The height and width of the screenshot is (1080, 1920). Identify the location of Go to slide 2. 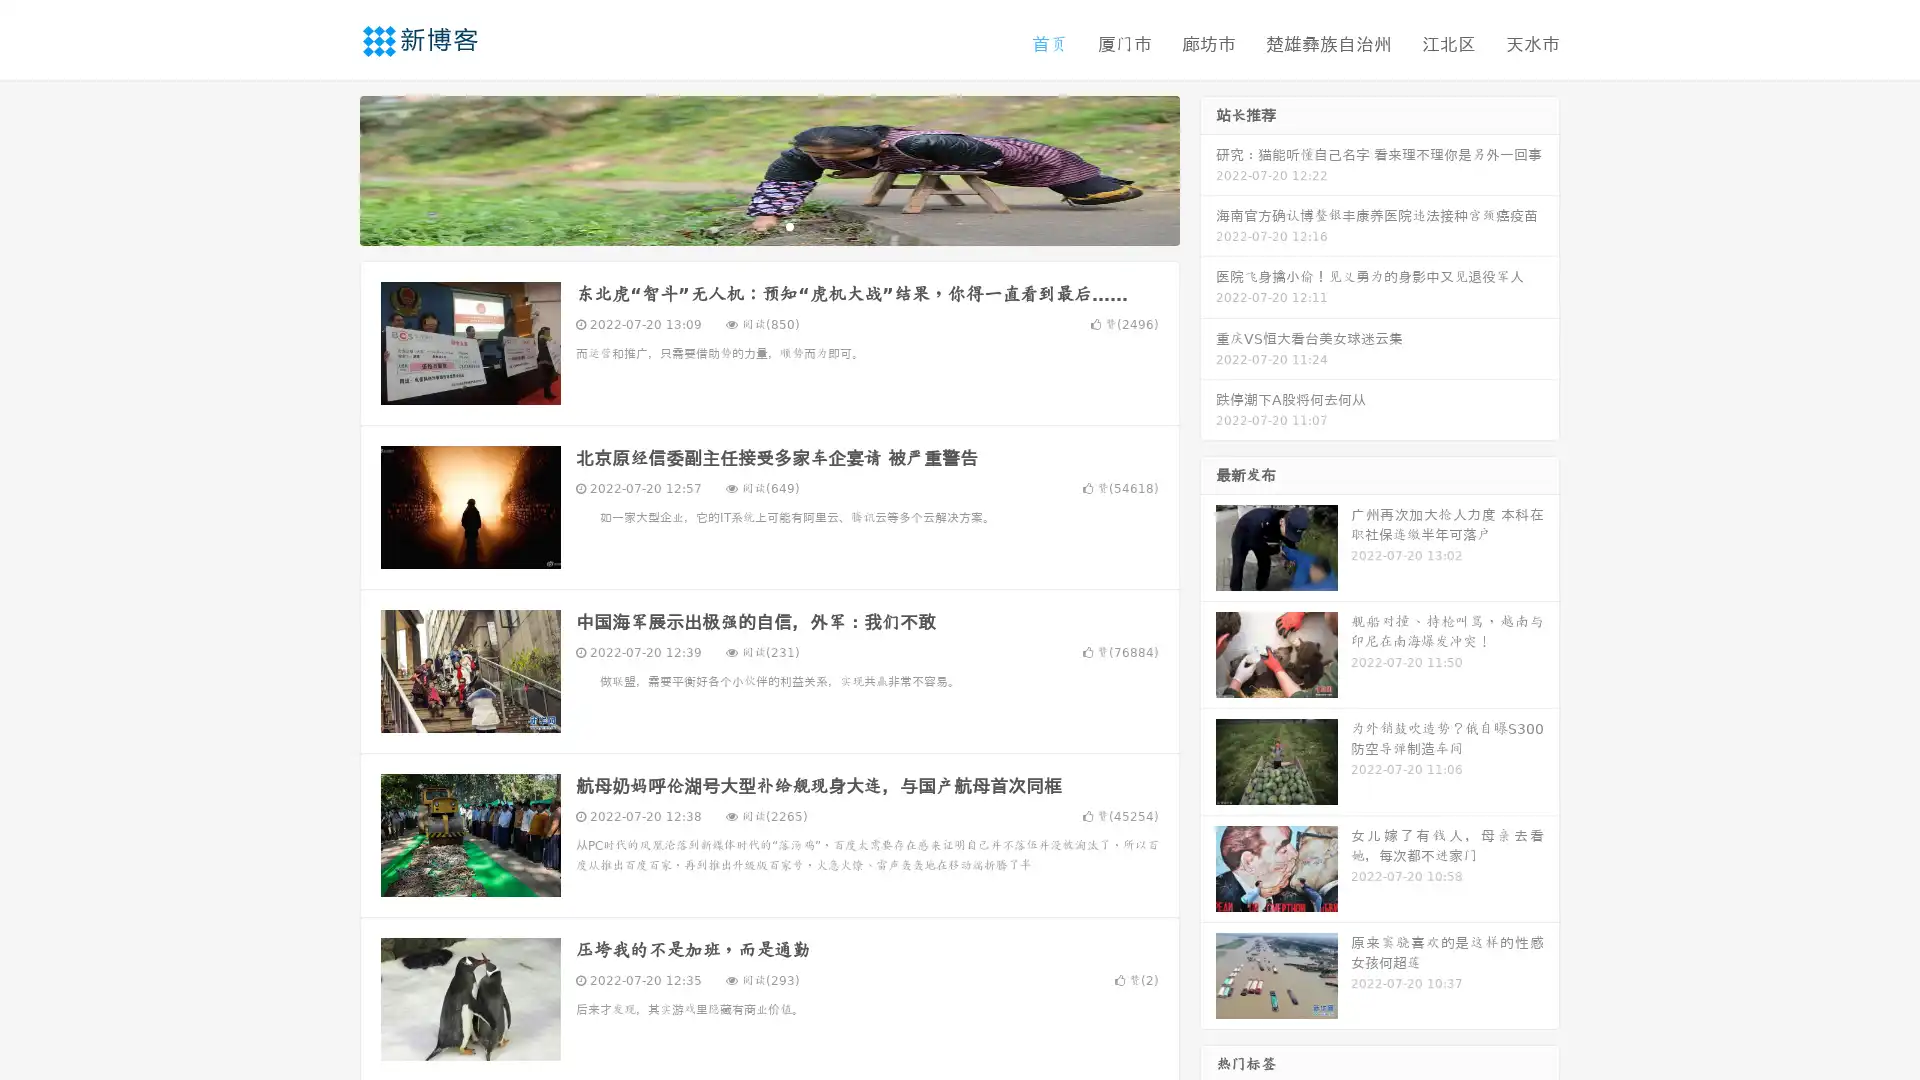
(768, 225).